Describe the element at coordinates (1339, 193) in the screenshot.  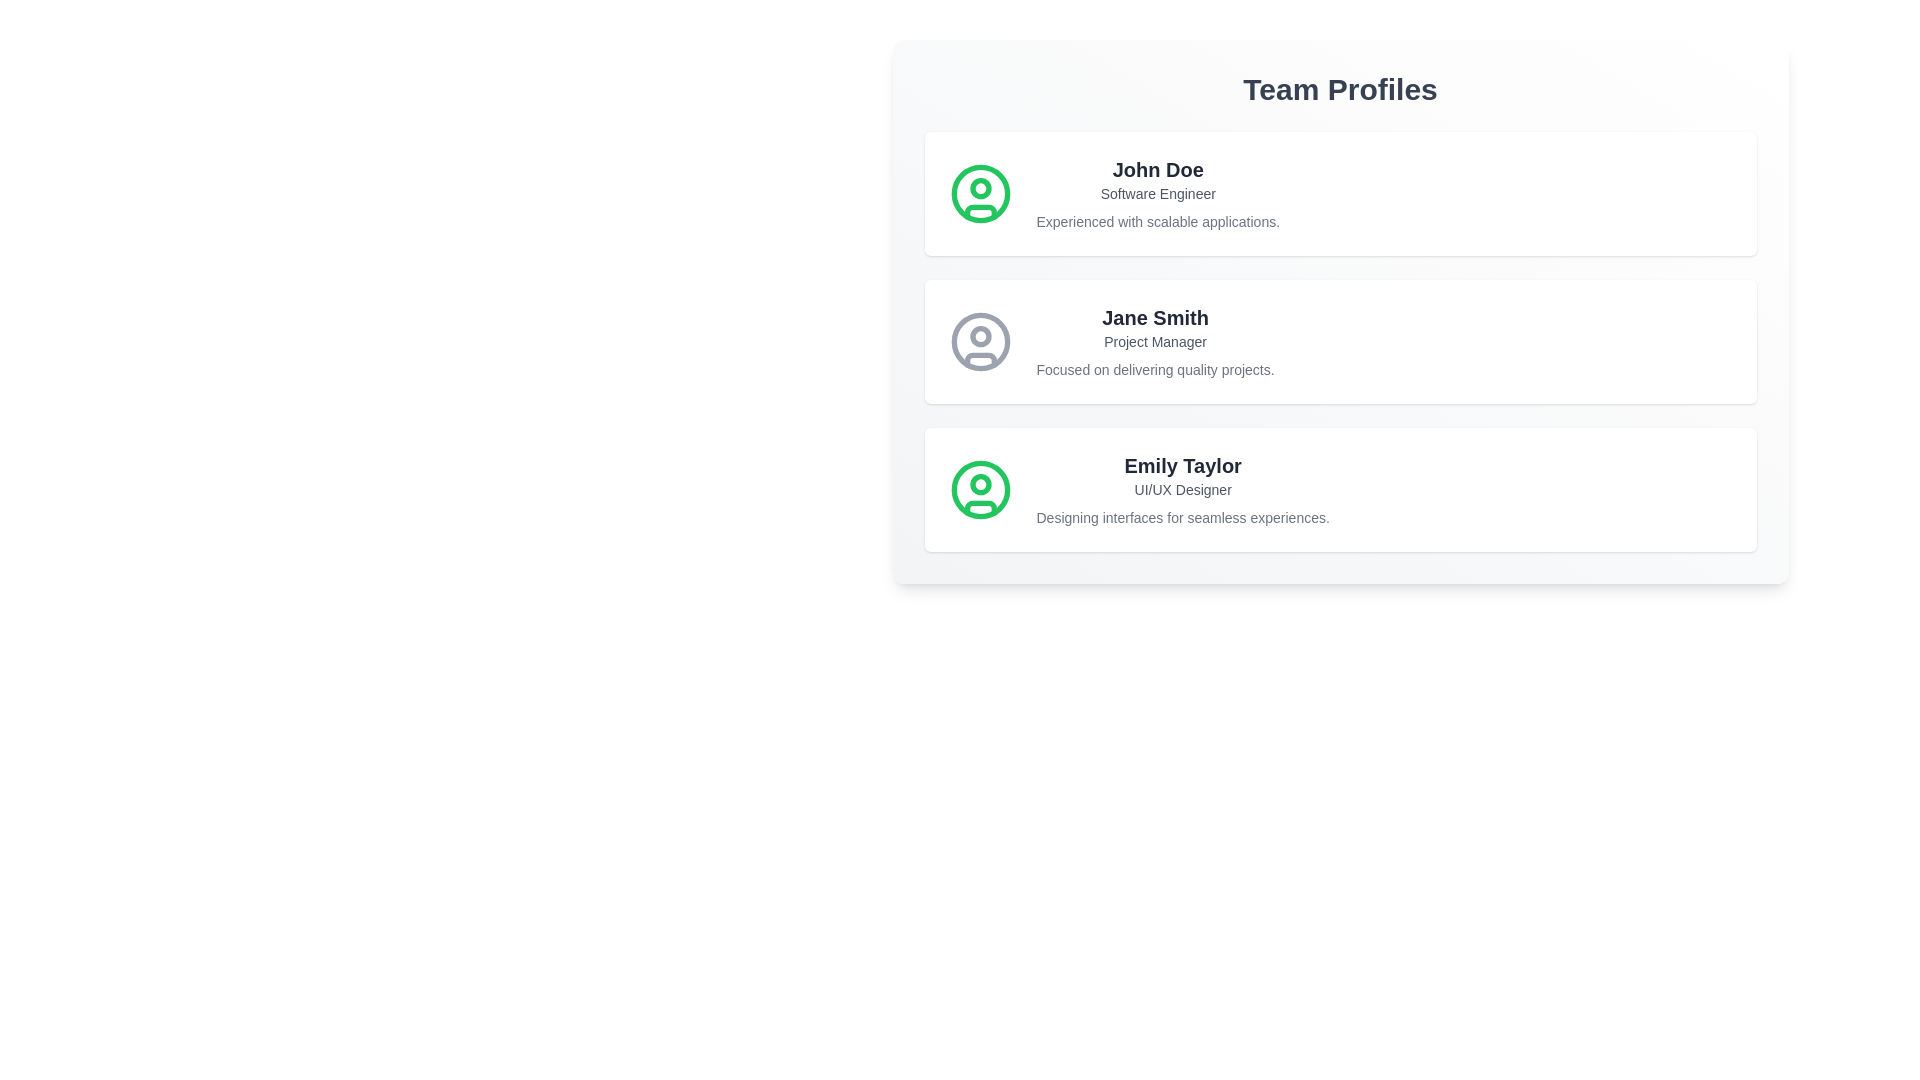
I see `the profile section for John Doe to open the context menu` at that location.